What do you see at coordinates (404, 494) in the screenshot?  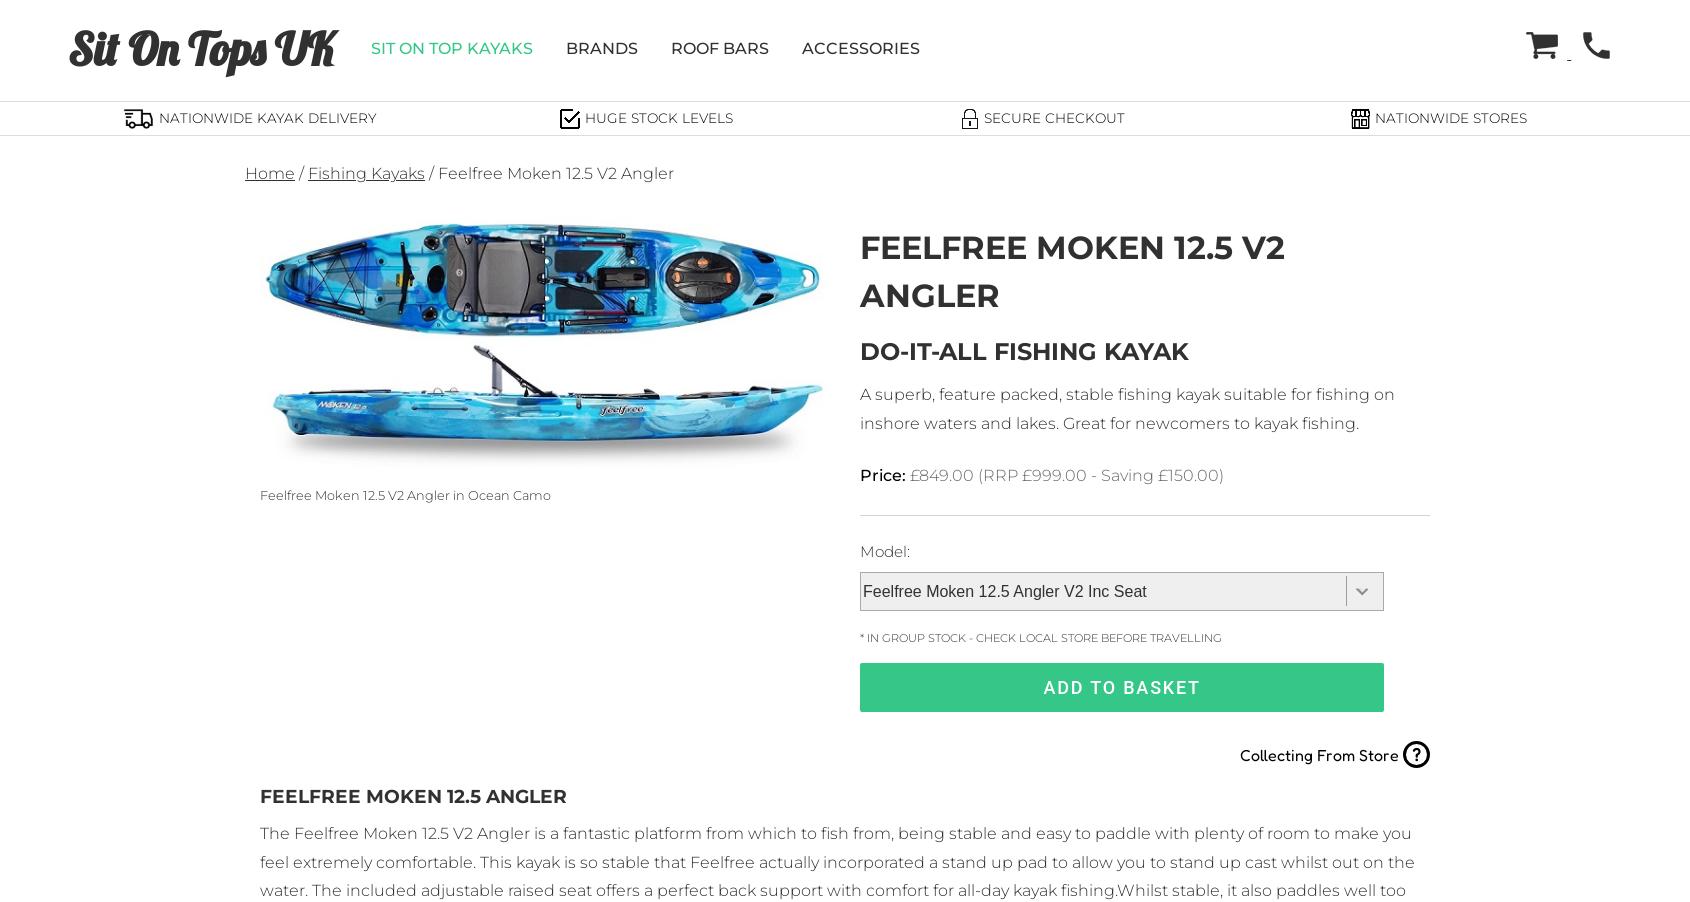 I see `'Feelfree Moken 12.5 V2 Angler in Ocean Camo'` at bounding box center [404, 494].